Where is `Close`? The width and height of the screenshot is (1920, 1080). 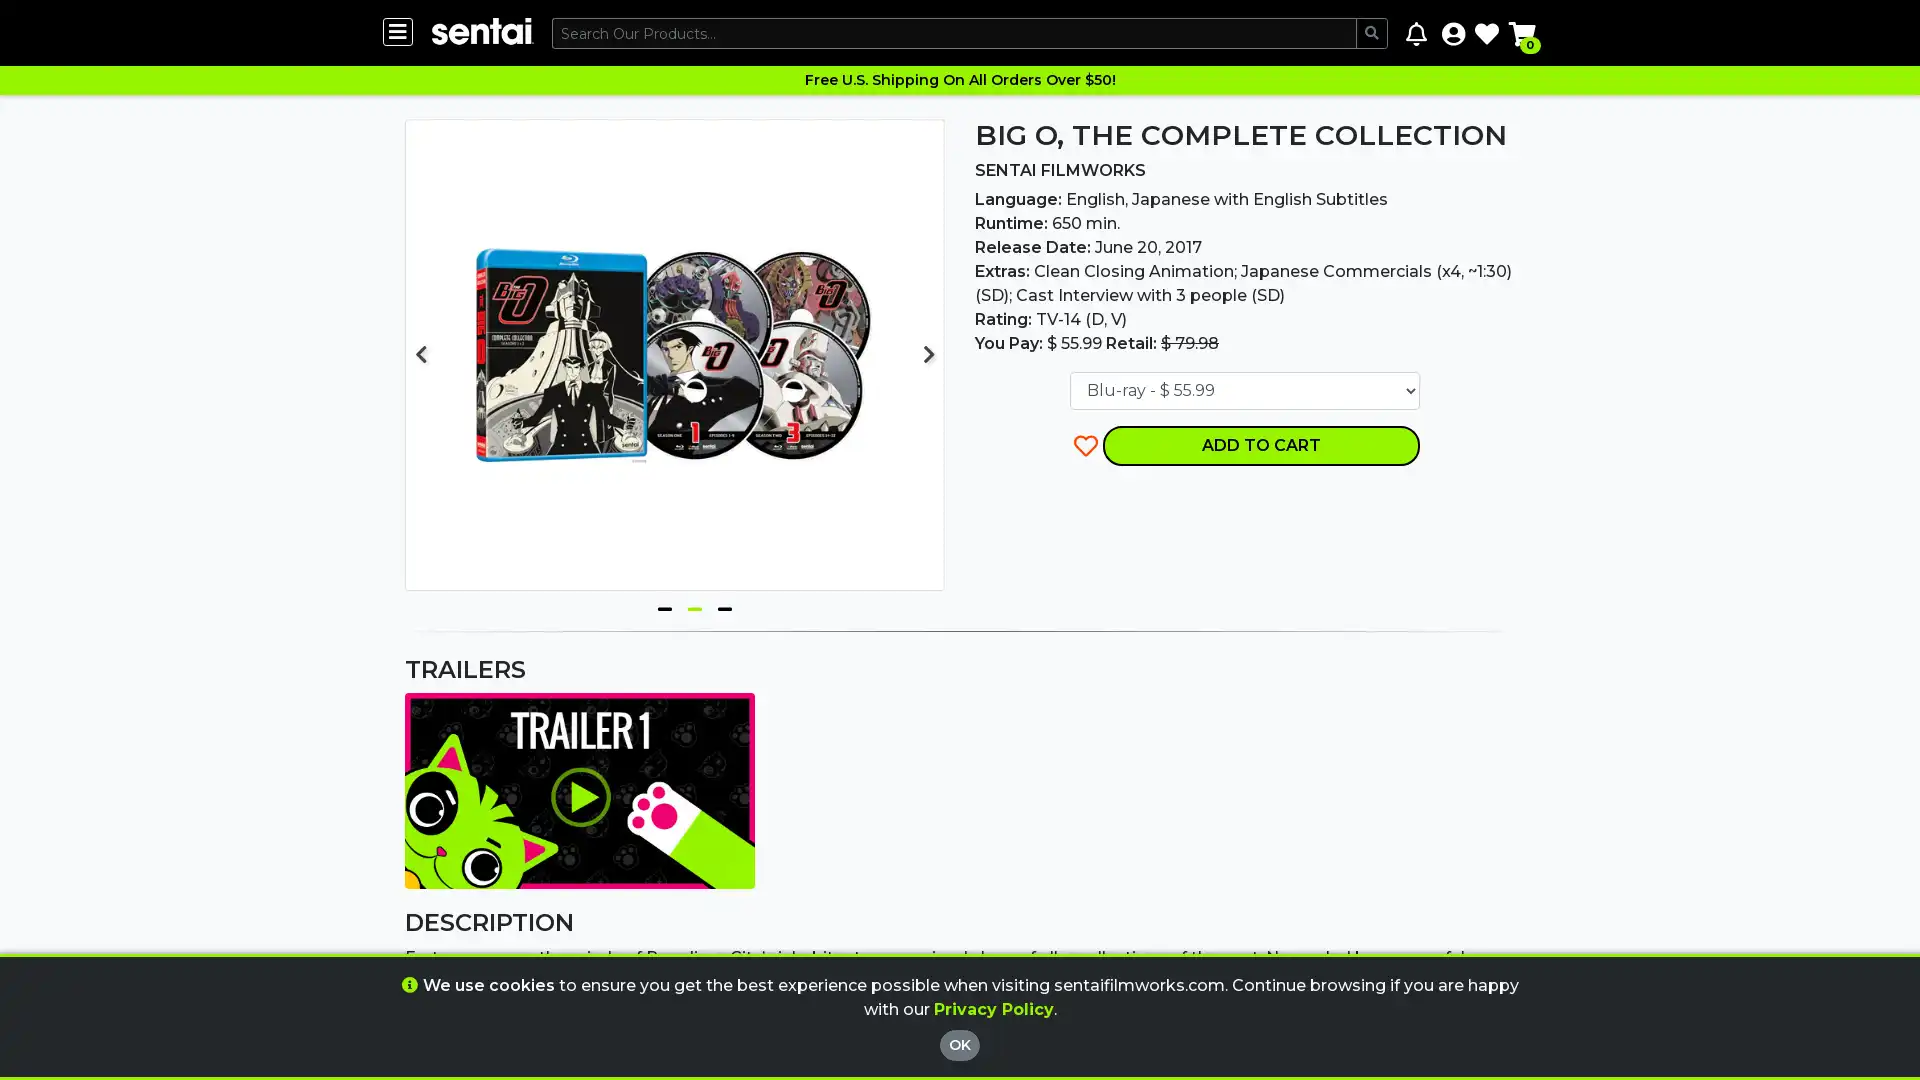 Close is located at coordinates (1064, 974).